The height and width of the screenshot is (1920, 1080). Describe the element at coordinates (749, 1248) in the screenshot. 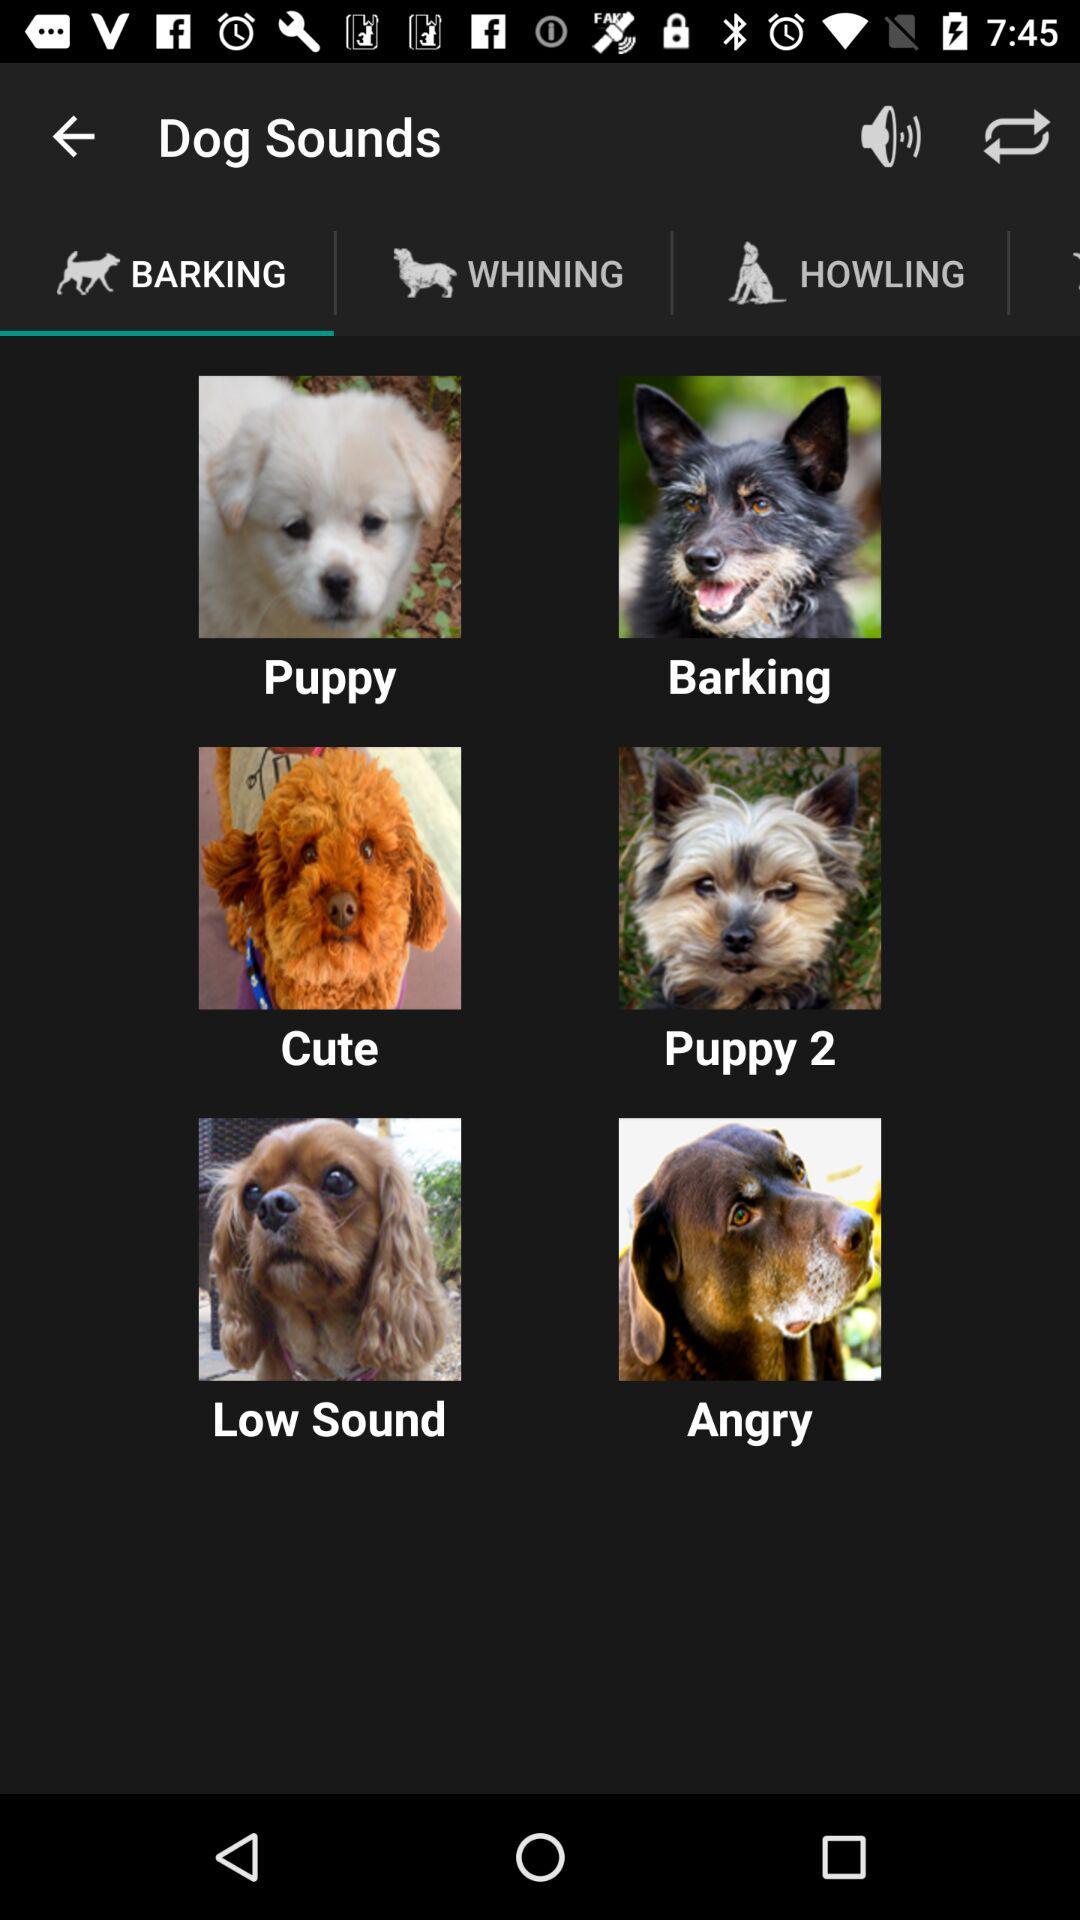

I see `angry dog` at that location.